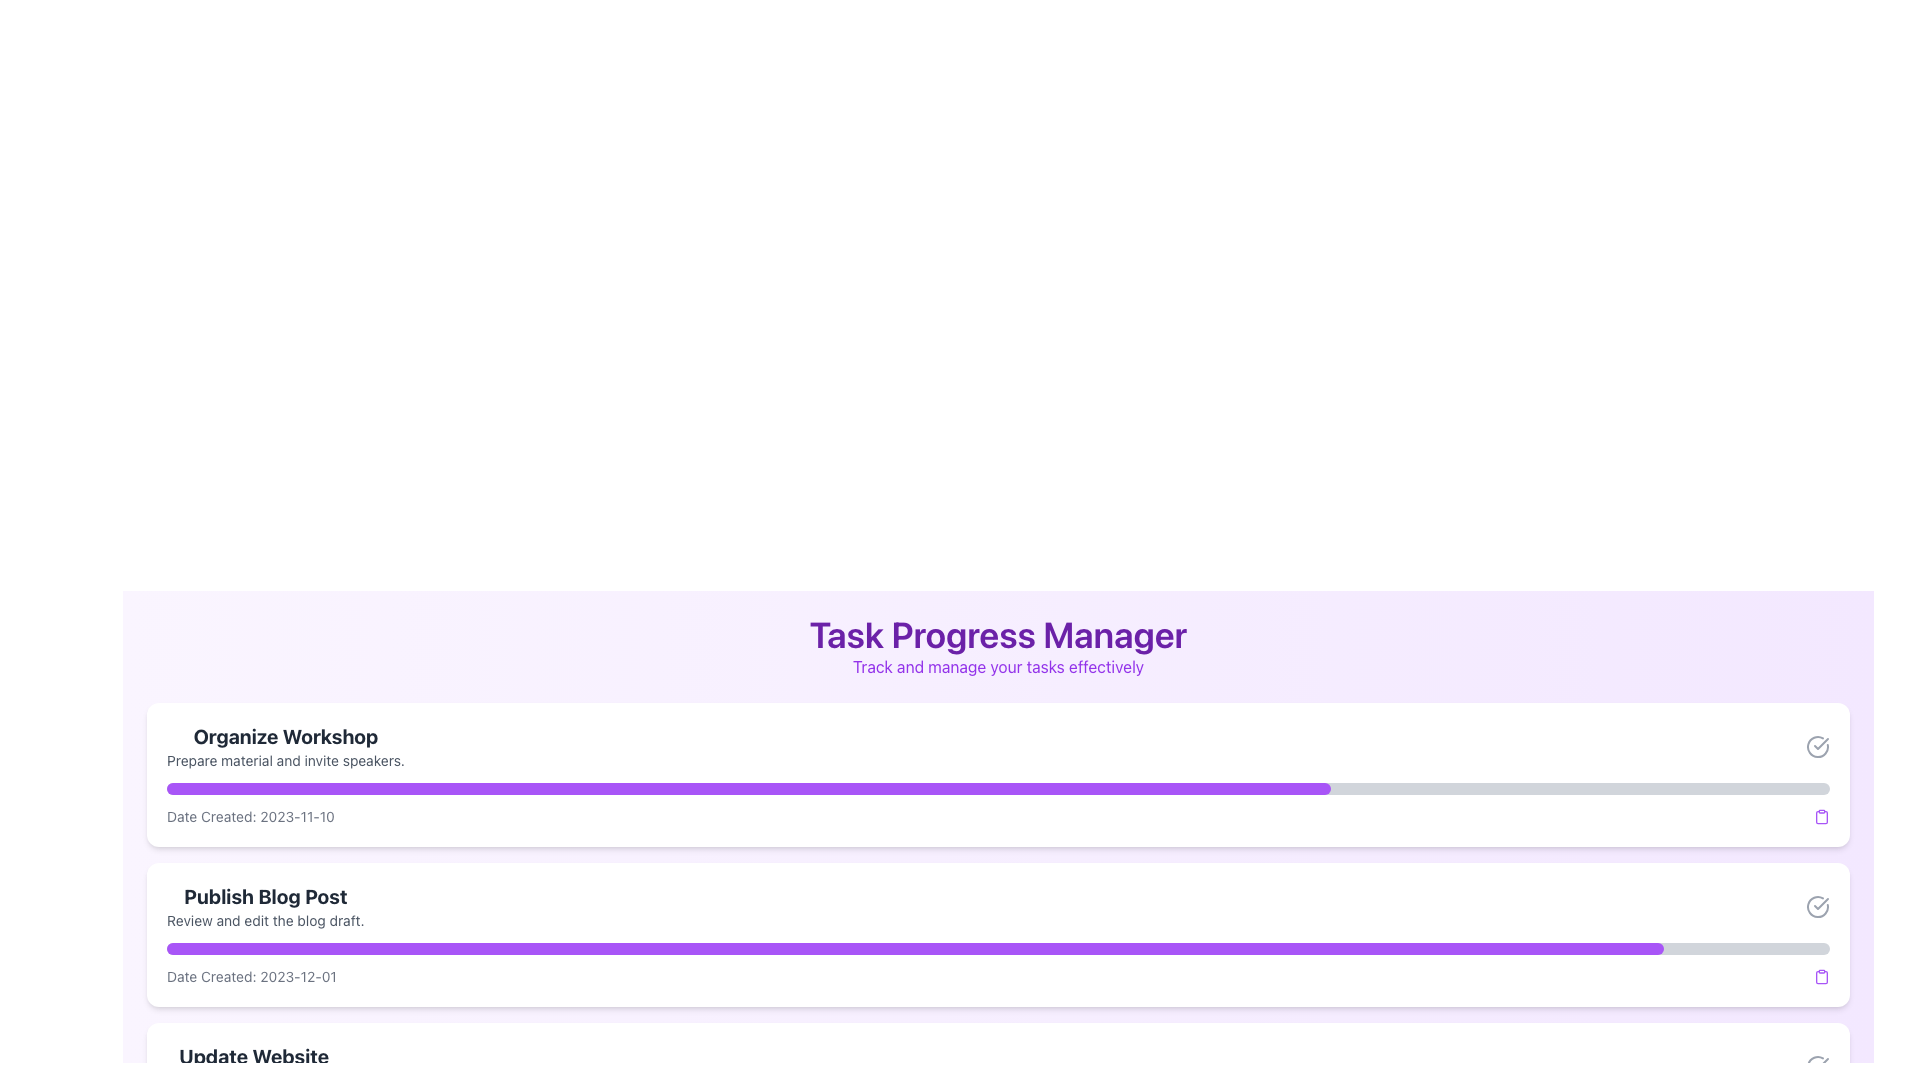 The width and height of the screenshot is (1920, 1080). What do you see at coordinates (998, 947) in the screenshot?
I see `the progress bar element that visually represents the progress of the 'Publish Blog Post' task, located within the 'Task Progress Manager' section, below the text 'Review and edit the blog draft.'` at bounding box center [998, 947].